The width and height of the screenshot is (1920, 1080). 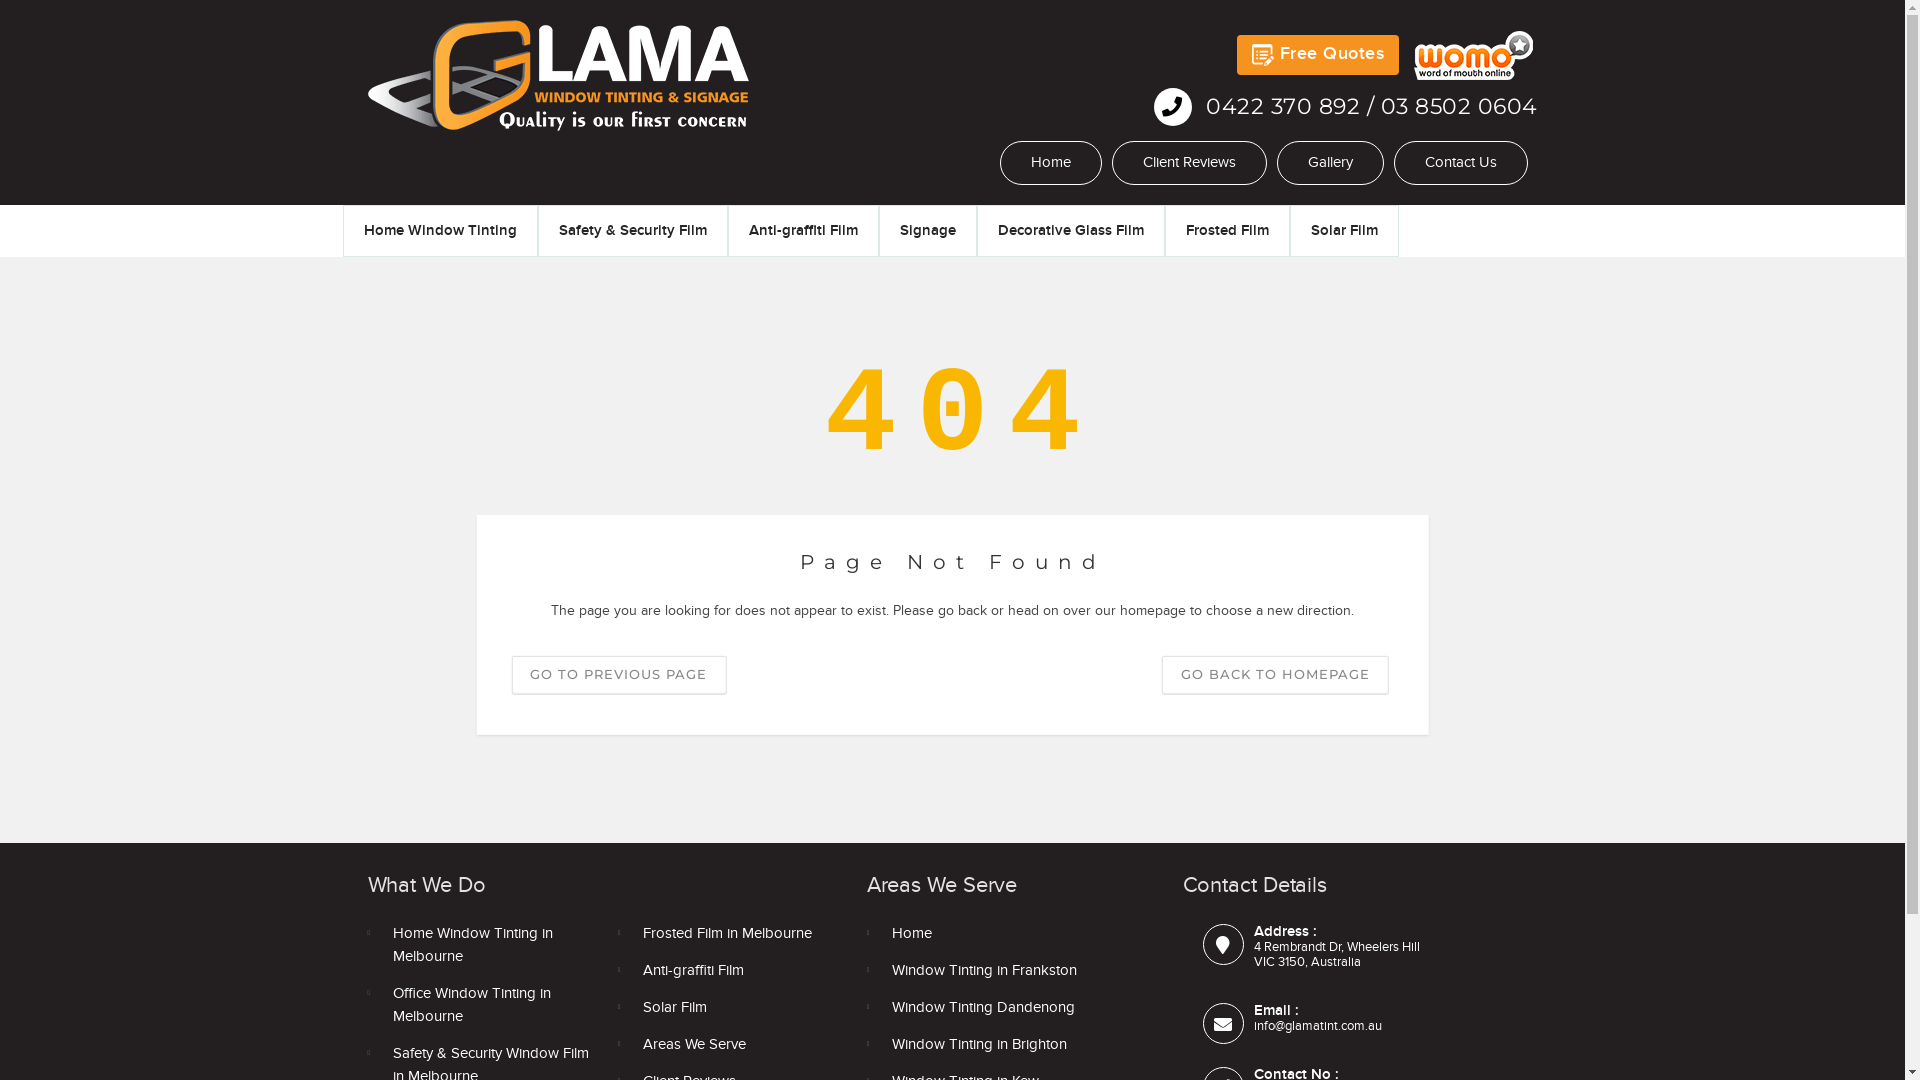 What do you see at coordinates (1318, 1026) in the screenshot?
I see `'info@glamatint.com.au'` at bounding box center [1318, 1026].